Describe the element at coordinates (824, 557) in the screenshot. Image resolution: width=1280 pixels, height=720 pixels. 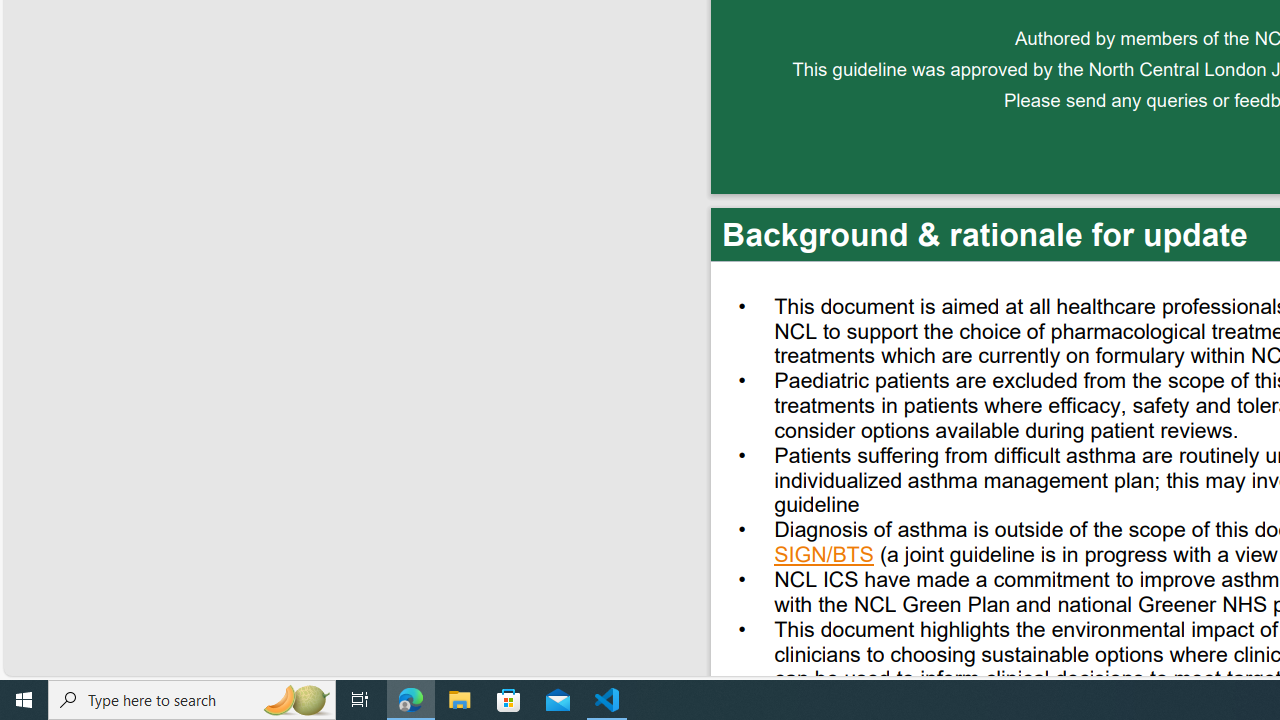
I see `'SIGN/BTS'` at that location.